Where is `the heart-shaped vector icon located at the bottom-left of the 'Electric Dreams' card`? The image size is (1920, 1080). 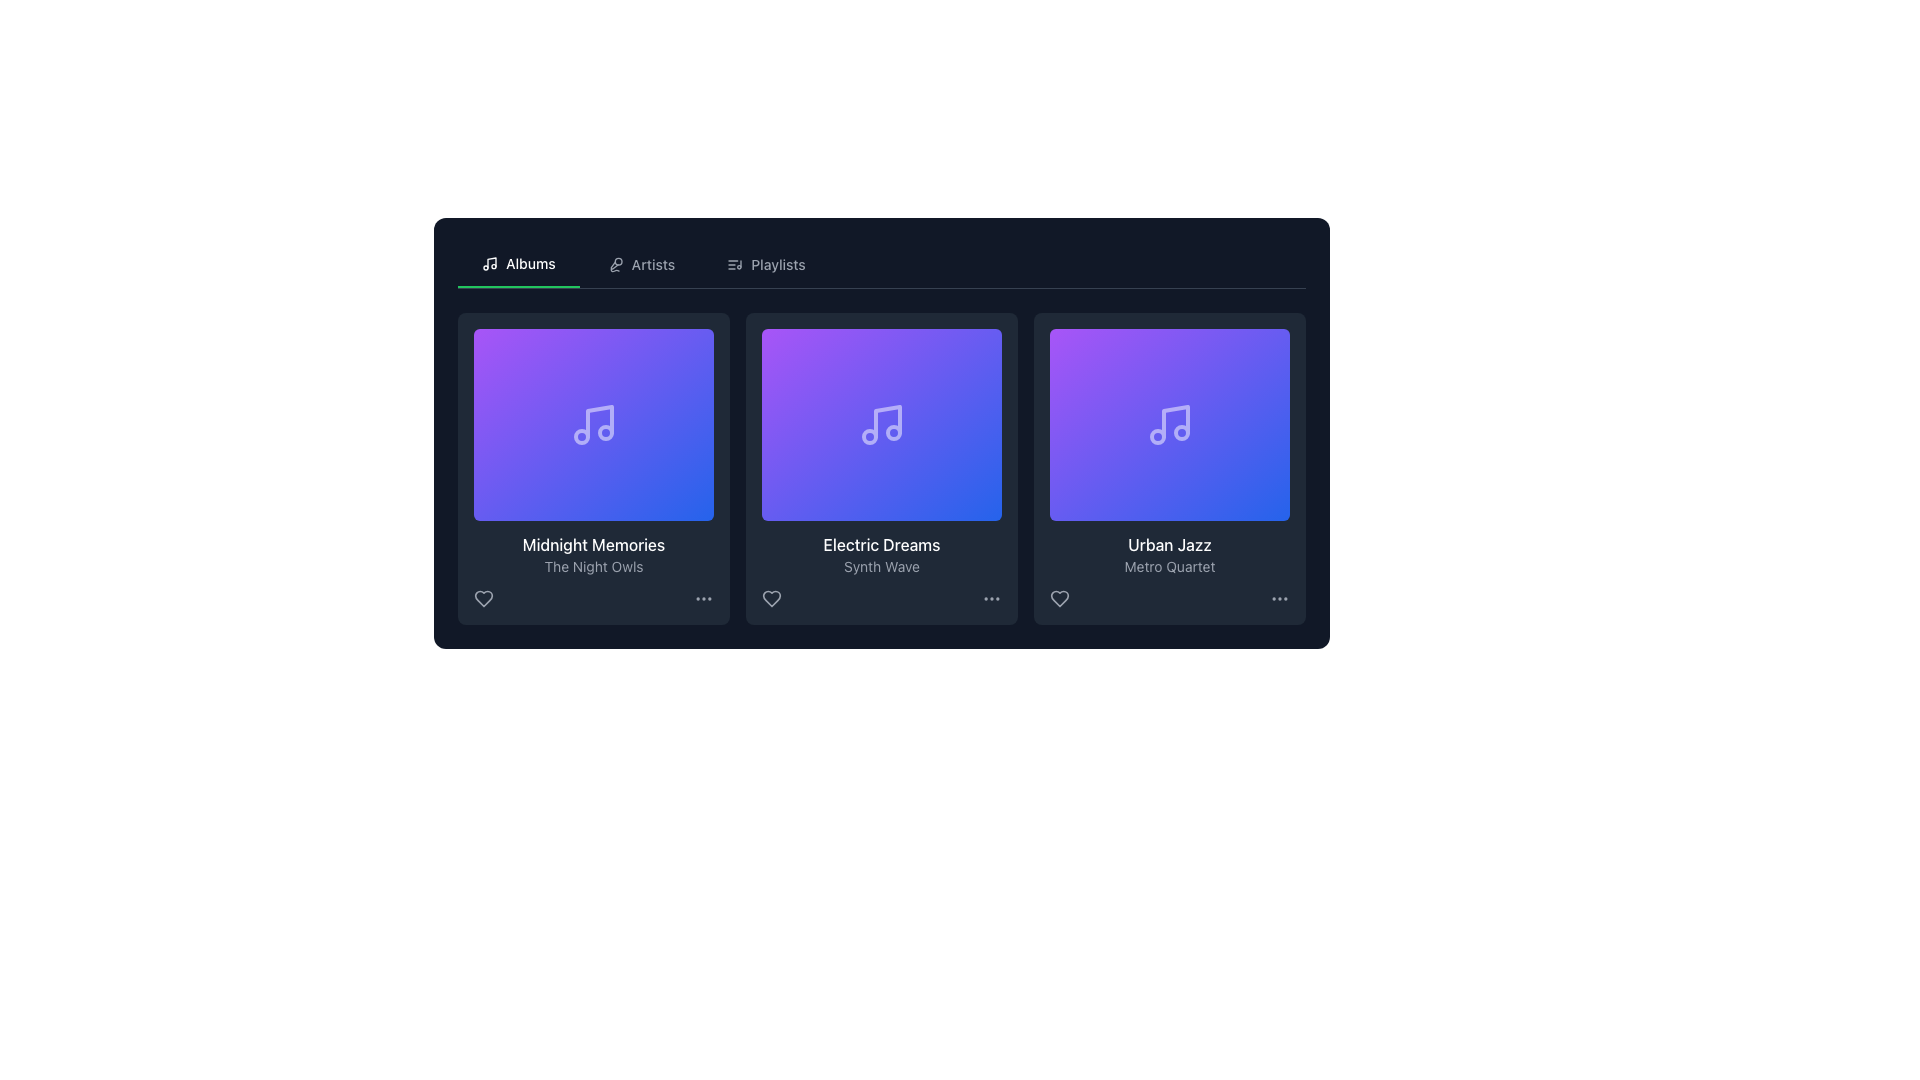
the heart-shaped vector icon located at the bottom-left of the 'Electric Dreams' card is located at coordinates (771, 597).